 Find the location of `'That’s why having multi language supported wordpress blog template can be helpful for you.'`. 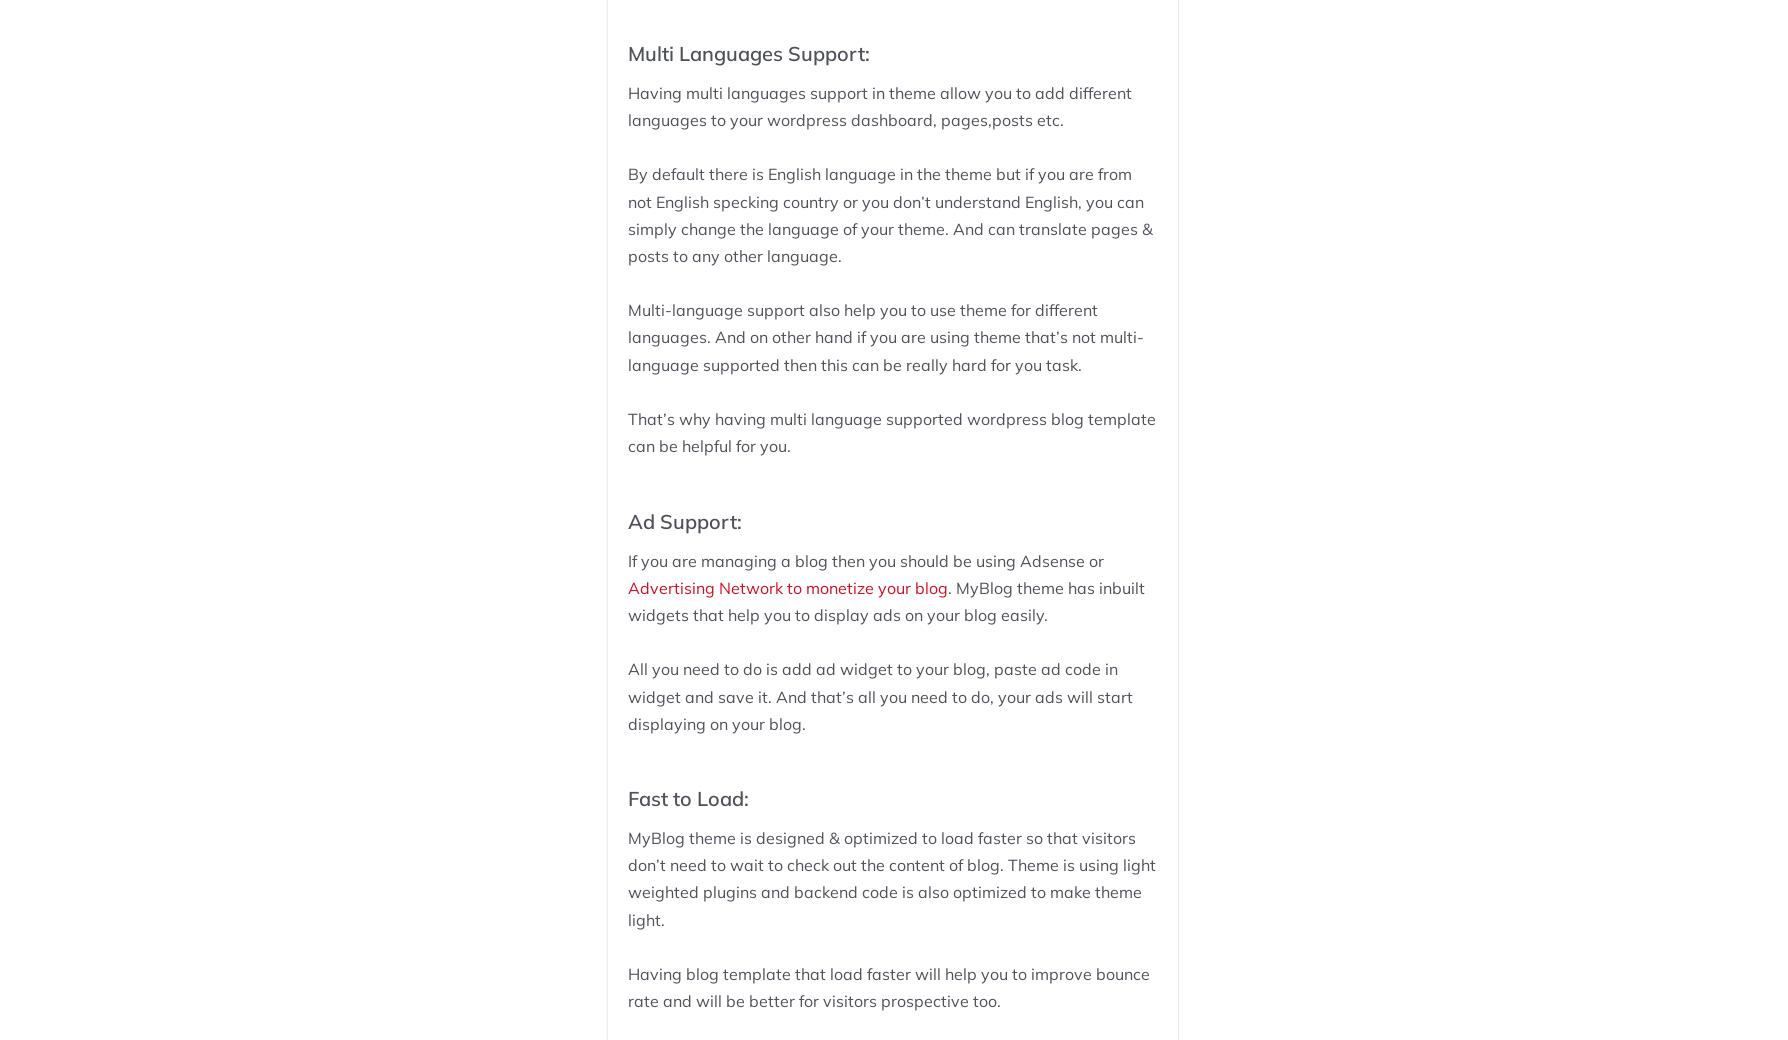

'That’s why having multi language supported wordpress blog template can be helpful for you.' is located at coordinates (889, 432).